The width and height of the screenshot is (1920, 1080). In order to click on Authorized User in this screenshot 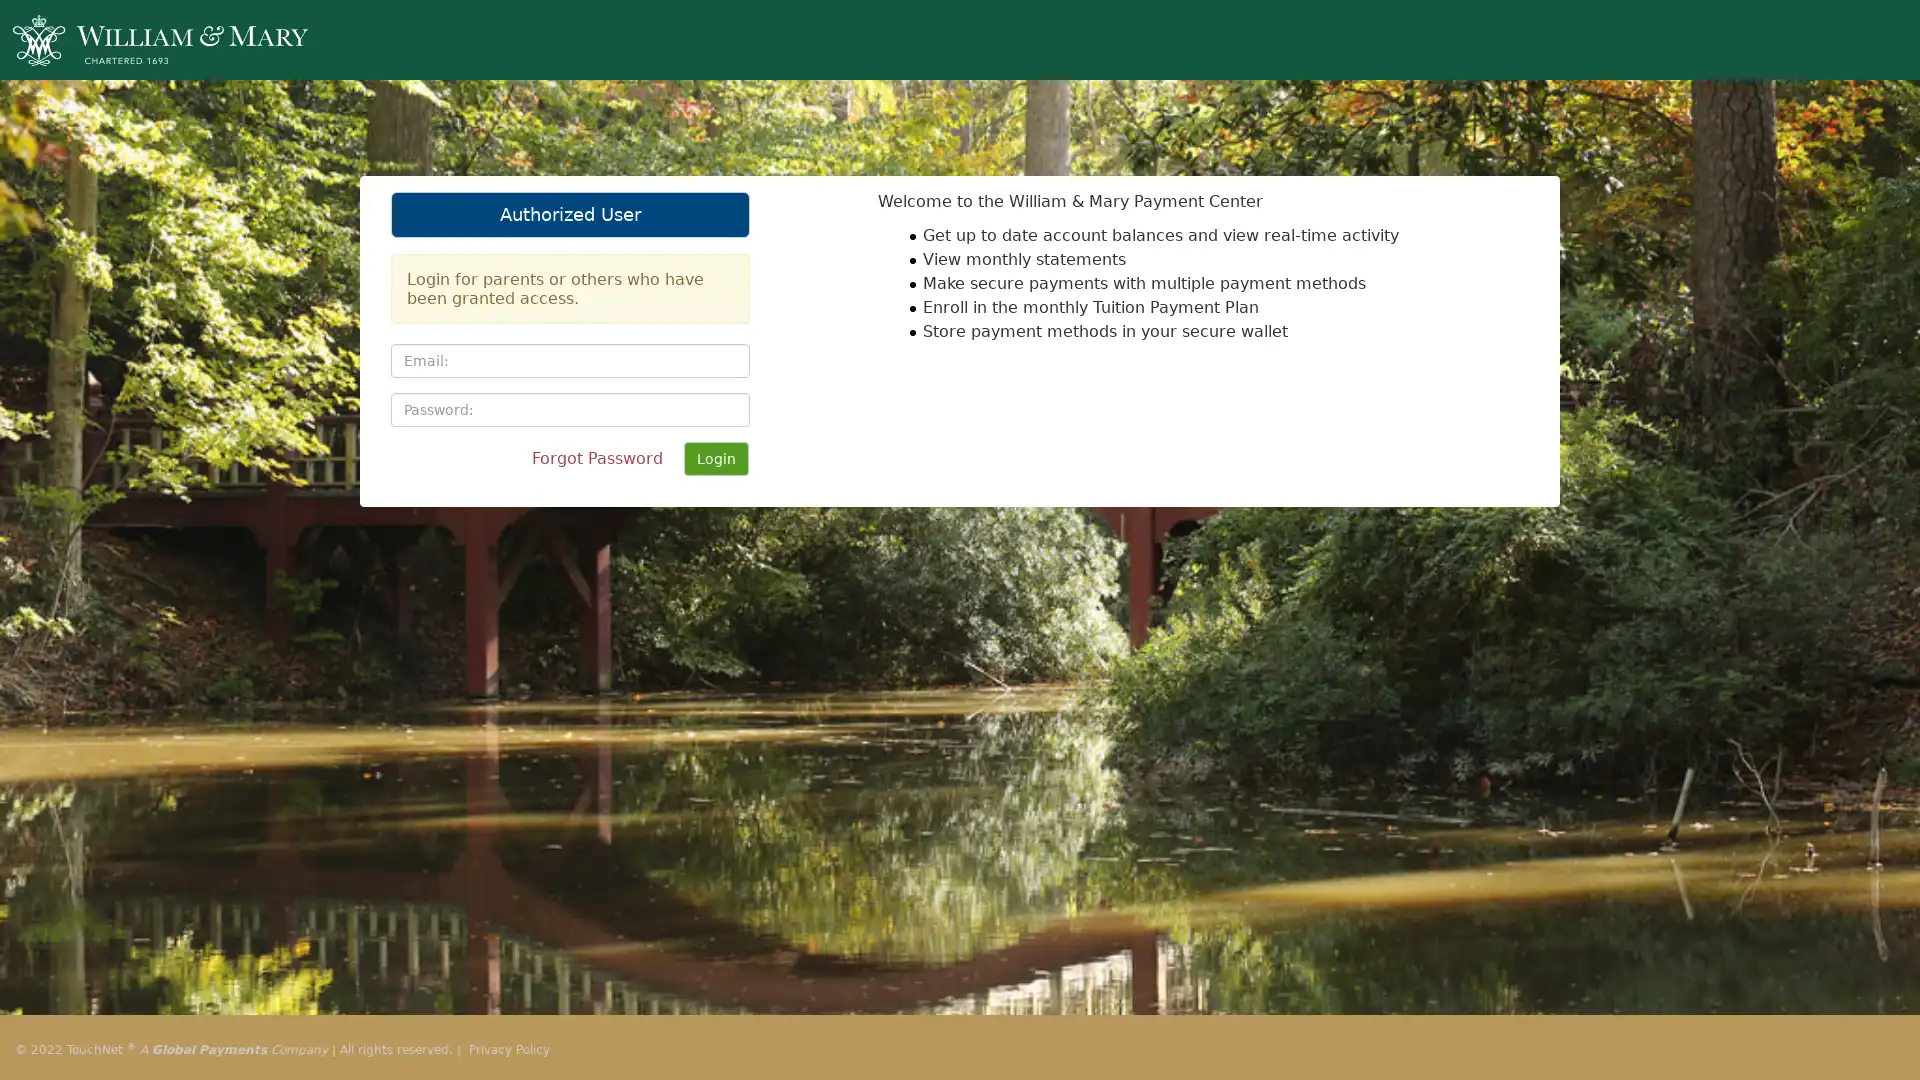, I will do `click(569, 215)`.